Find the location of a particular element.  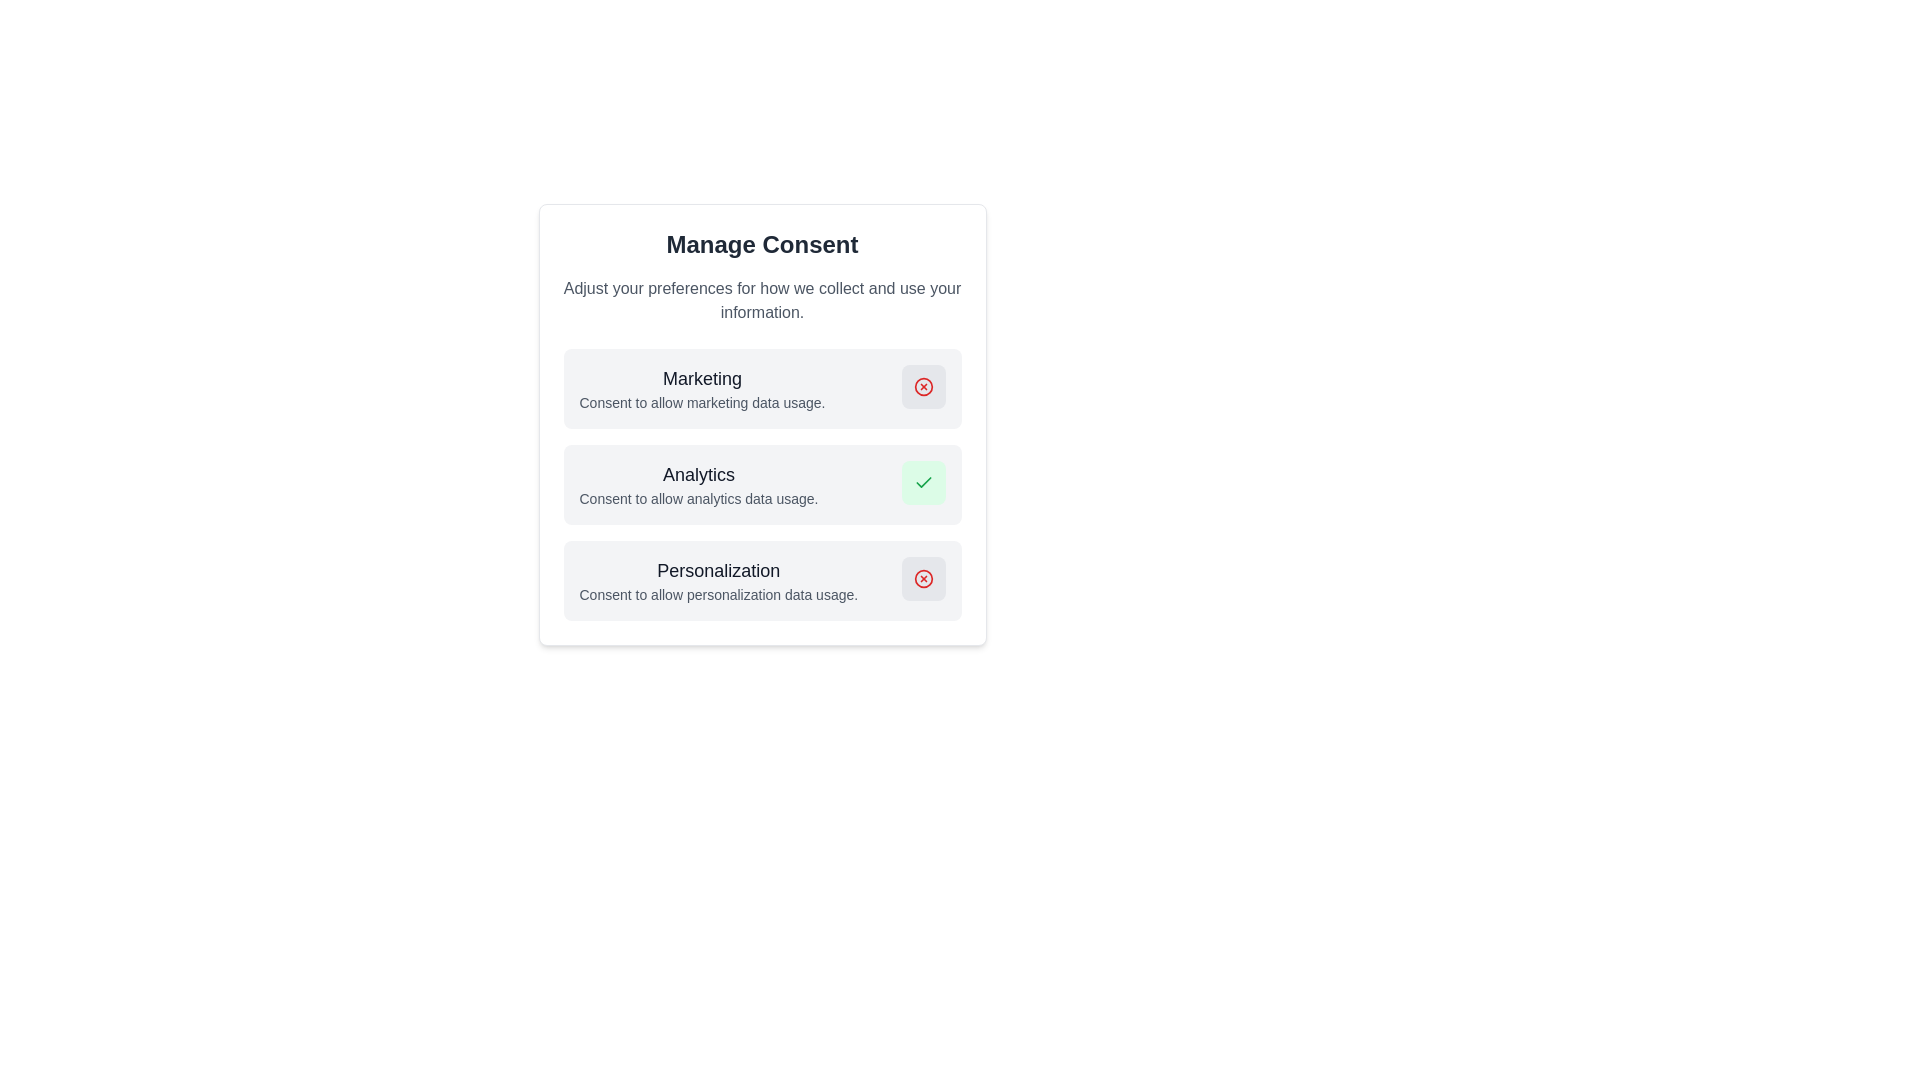

the 'Personalization' consent section title located at the top center of the viewport, below the 'Analytics' section is located at coordinates (718, 570).